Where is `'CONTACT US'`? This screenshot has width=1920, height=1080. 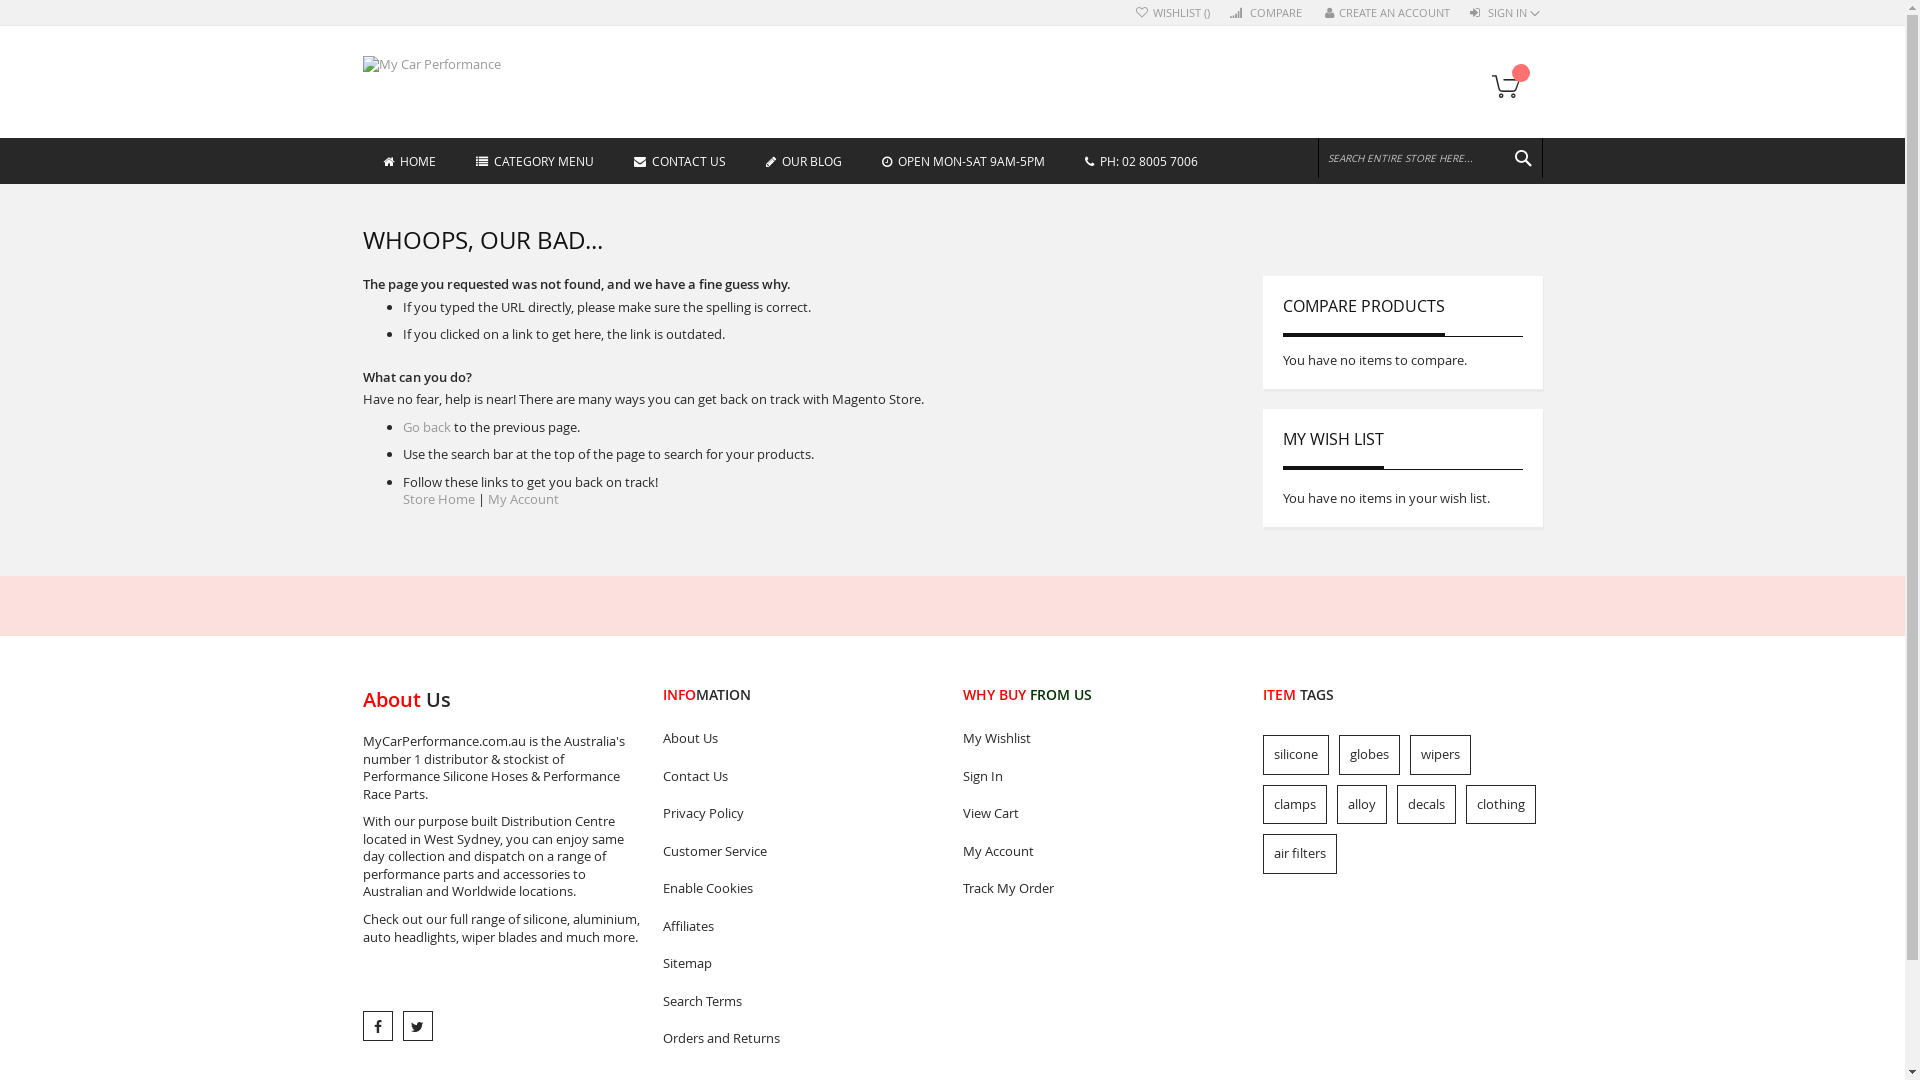 'CONTACT US' is located at coordinates (613, 159).